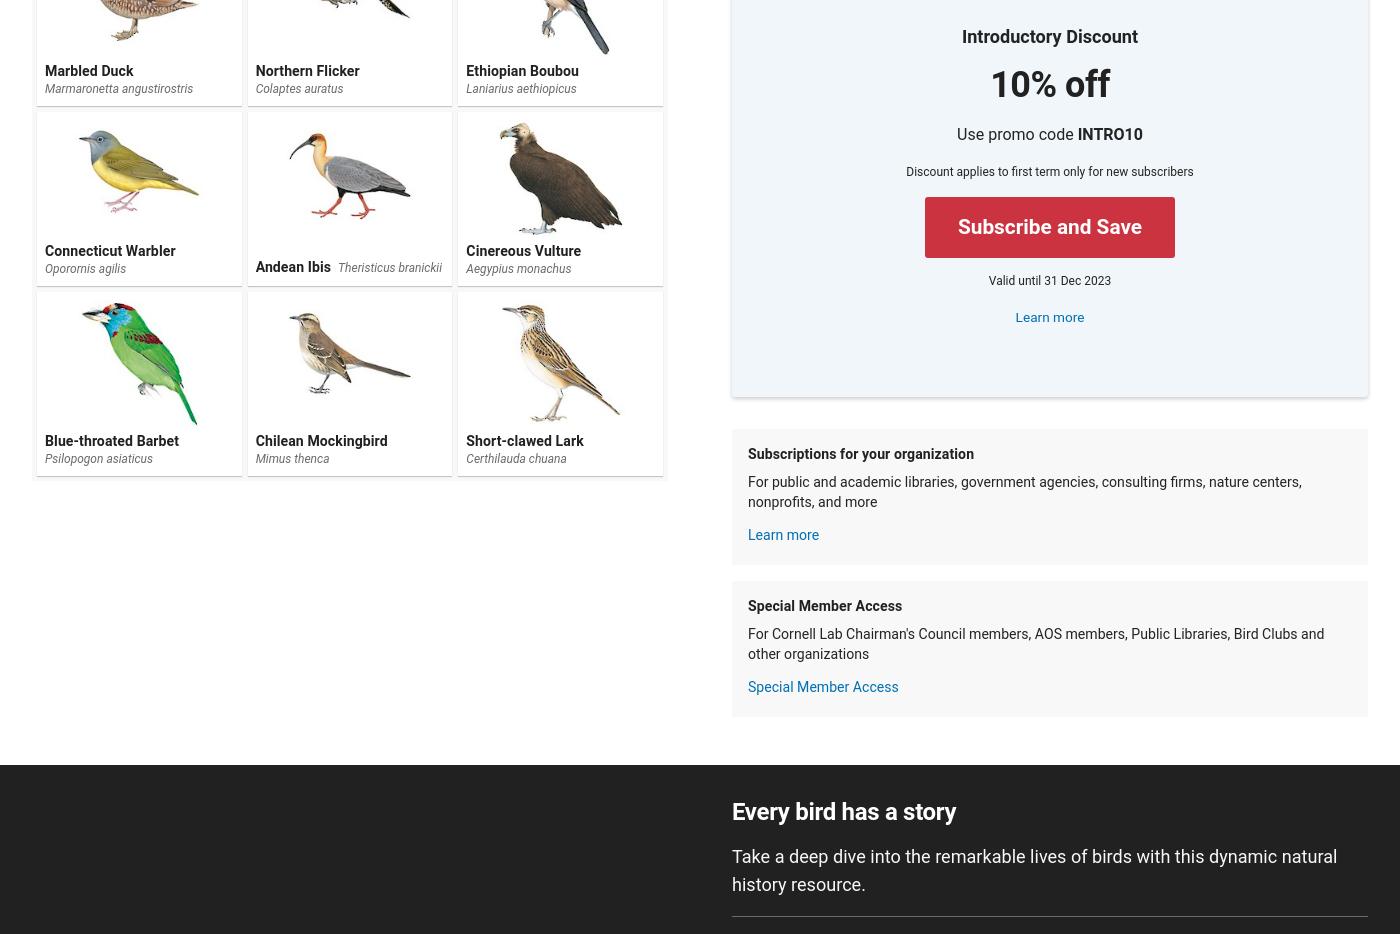  Describe the element at coordinates (518, 268) in the screenshot. I see `'Aegypius monachus'` at that location.